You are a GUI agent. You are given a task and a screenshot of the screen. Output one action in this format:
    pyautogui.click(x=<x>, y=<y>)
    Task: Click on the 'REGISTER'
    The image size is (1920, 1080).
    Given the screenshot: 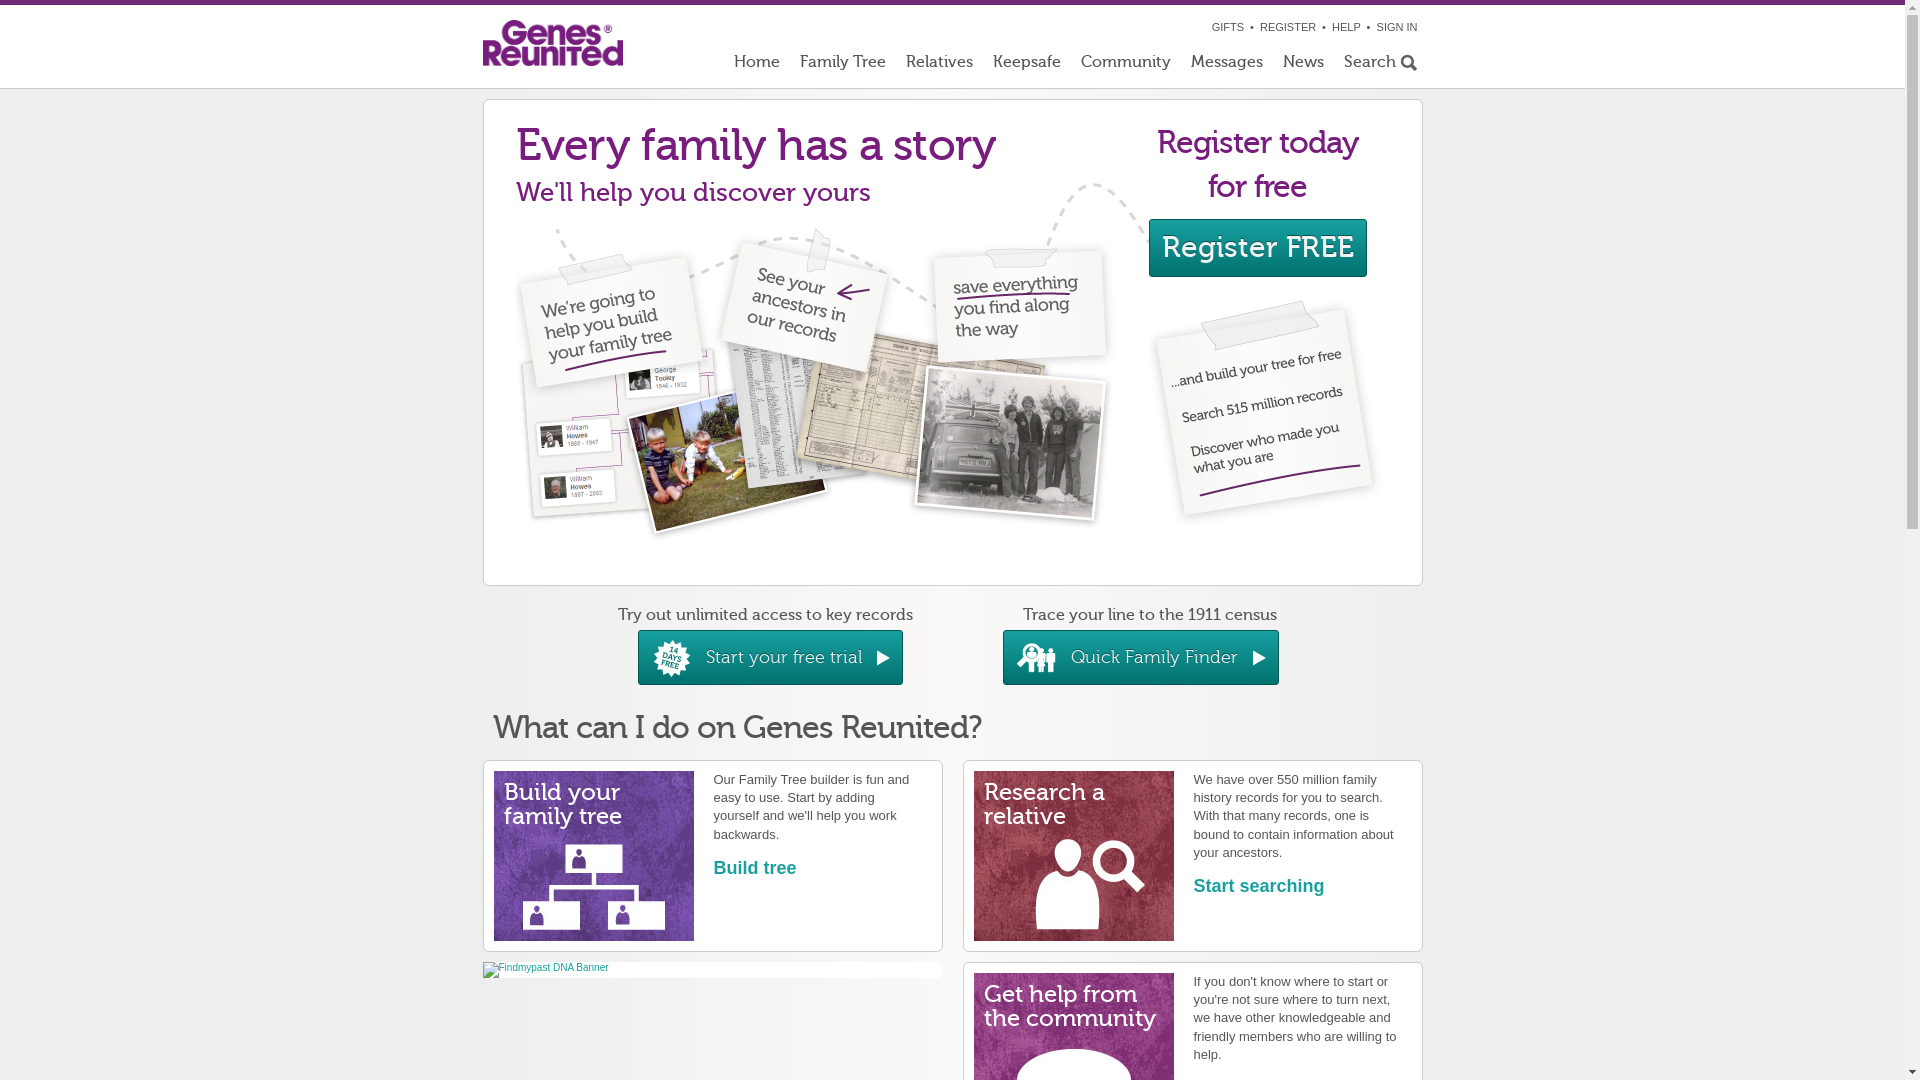 What is the action you would take?
    pyautogui.click(x=1258, y=27)
    